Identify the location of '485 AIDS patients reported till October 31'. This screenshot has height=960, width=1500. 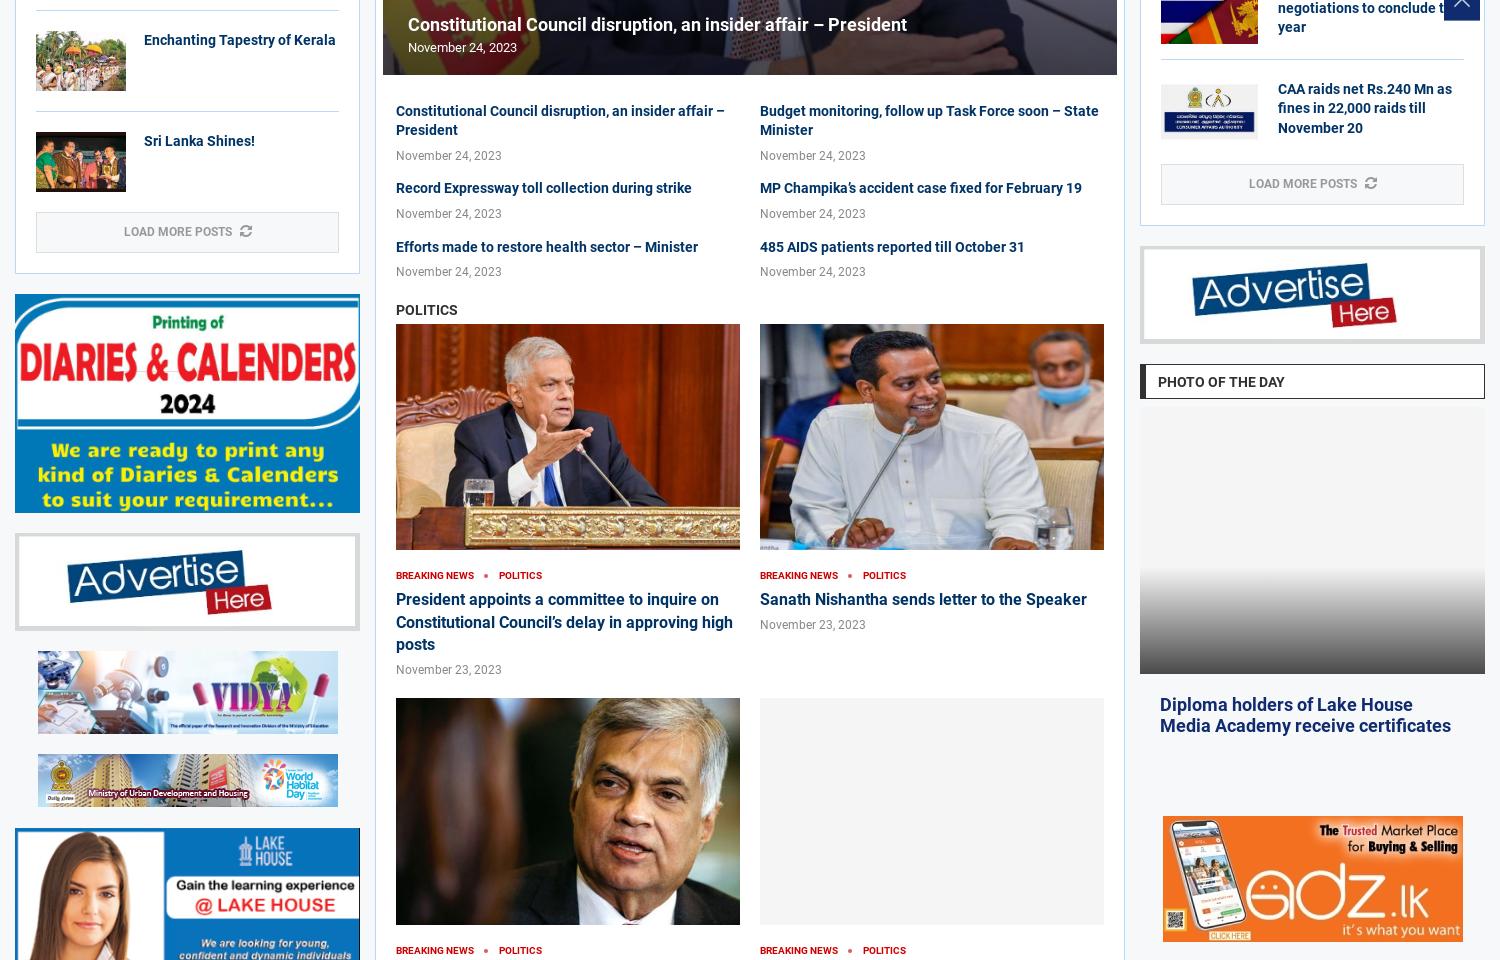
(892, 244).